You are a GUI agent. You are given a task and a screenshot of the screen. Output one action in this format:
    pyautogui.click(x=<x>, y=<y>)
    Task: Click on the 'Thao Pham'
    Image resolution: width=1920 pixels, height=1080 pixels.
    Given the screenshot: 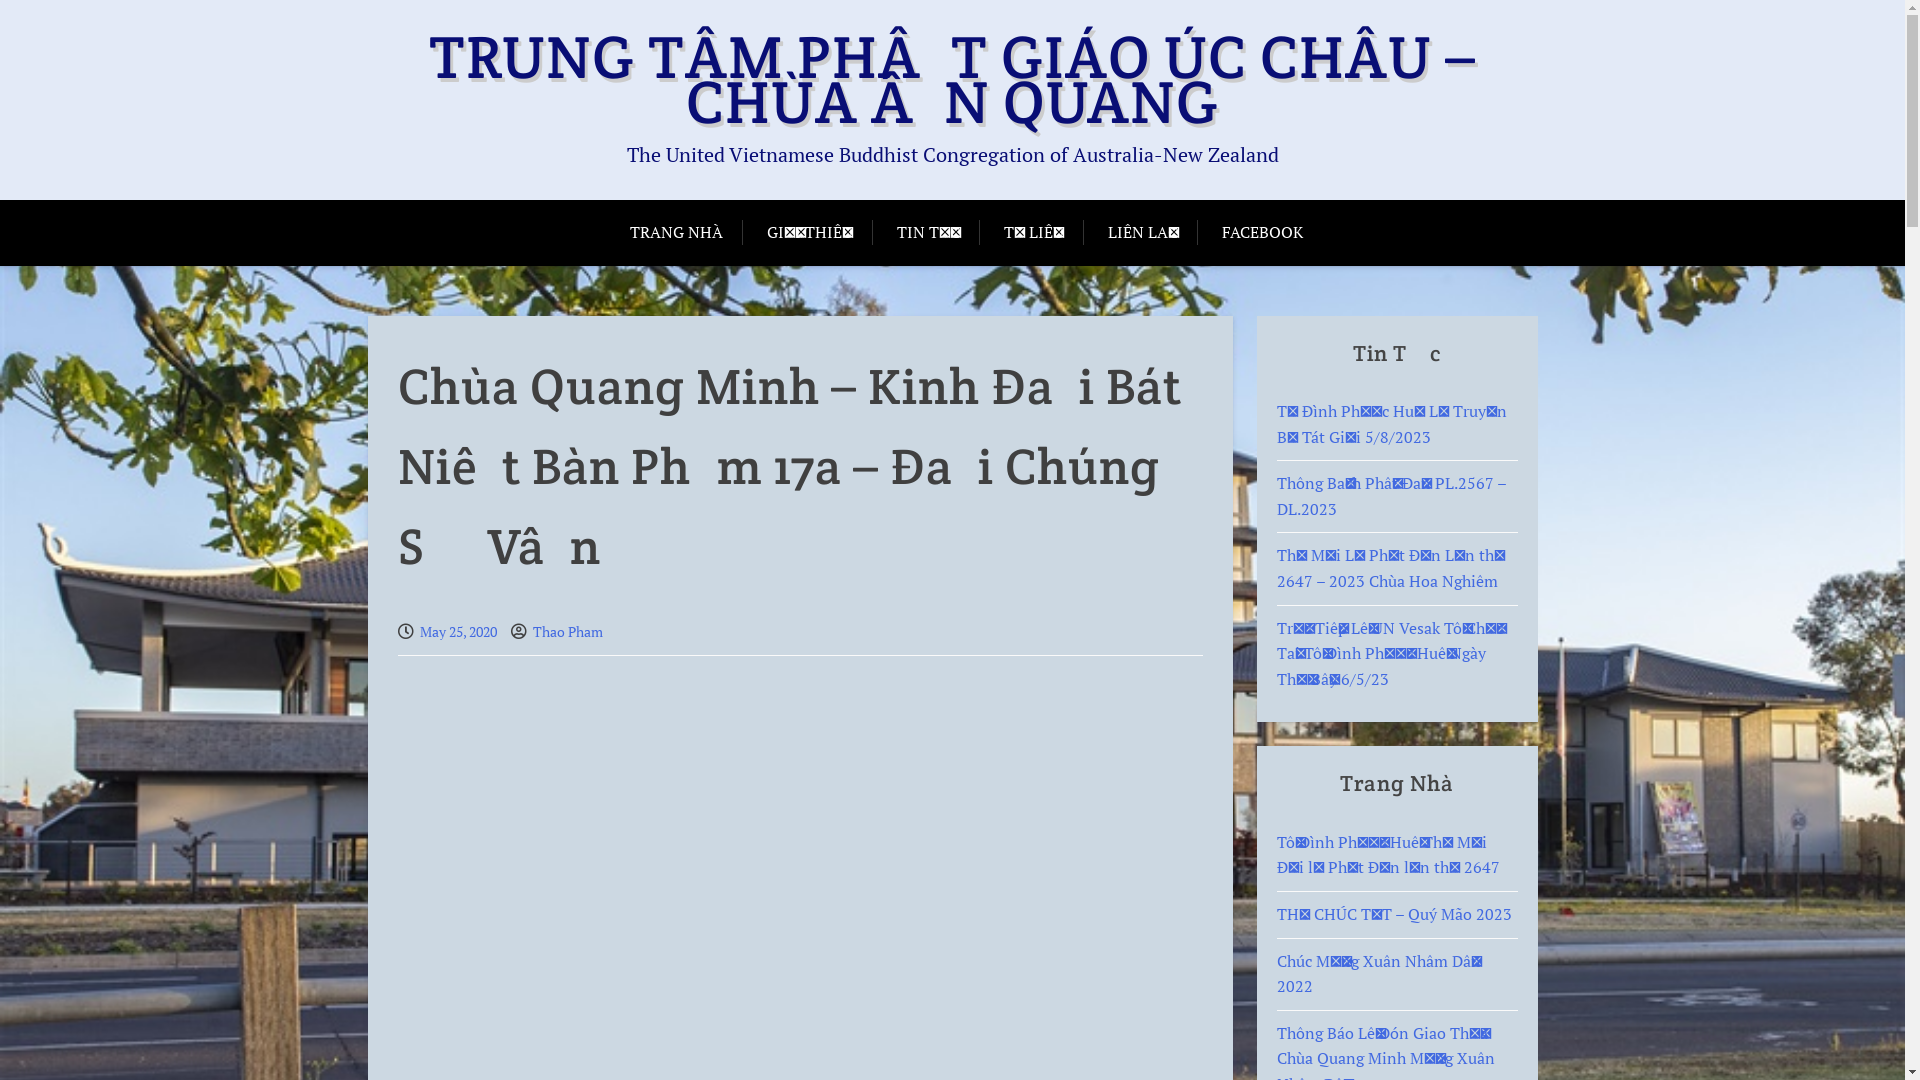 What is the action you would take?
    pyautogui.click(x=532, y=631)
    